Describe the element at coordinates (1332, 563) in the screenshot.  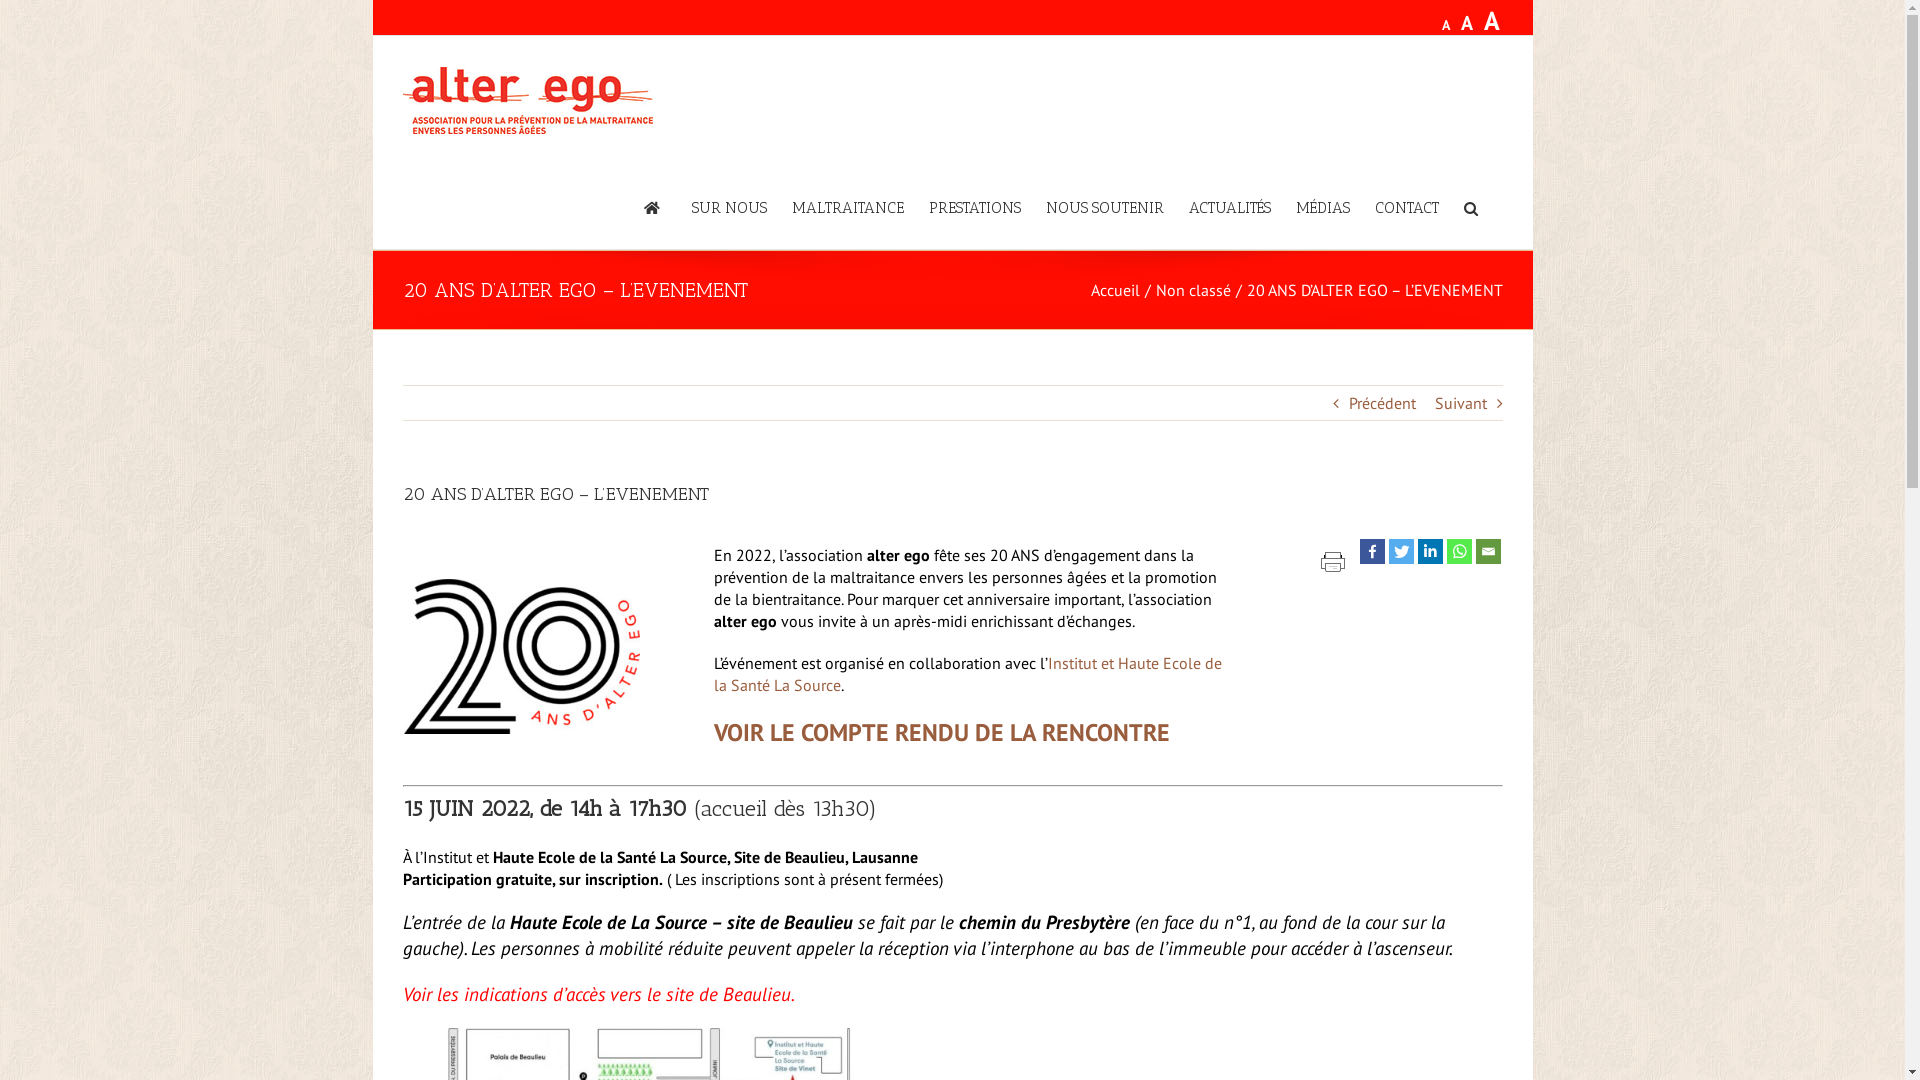
I see `'Printer Friendly, PDF & Email'` at that location.